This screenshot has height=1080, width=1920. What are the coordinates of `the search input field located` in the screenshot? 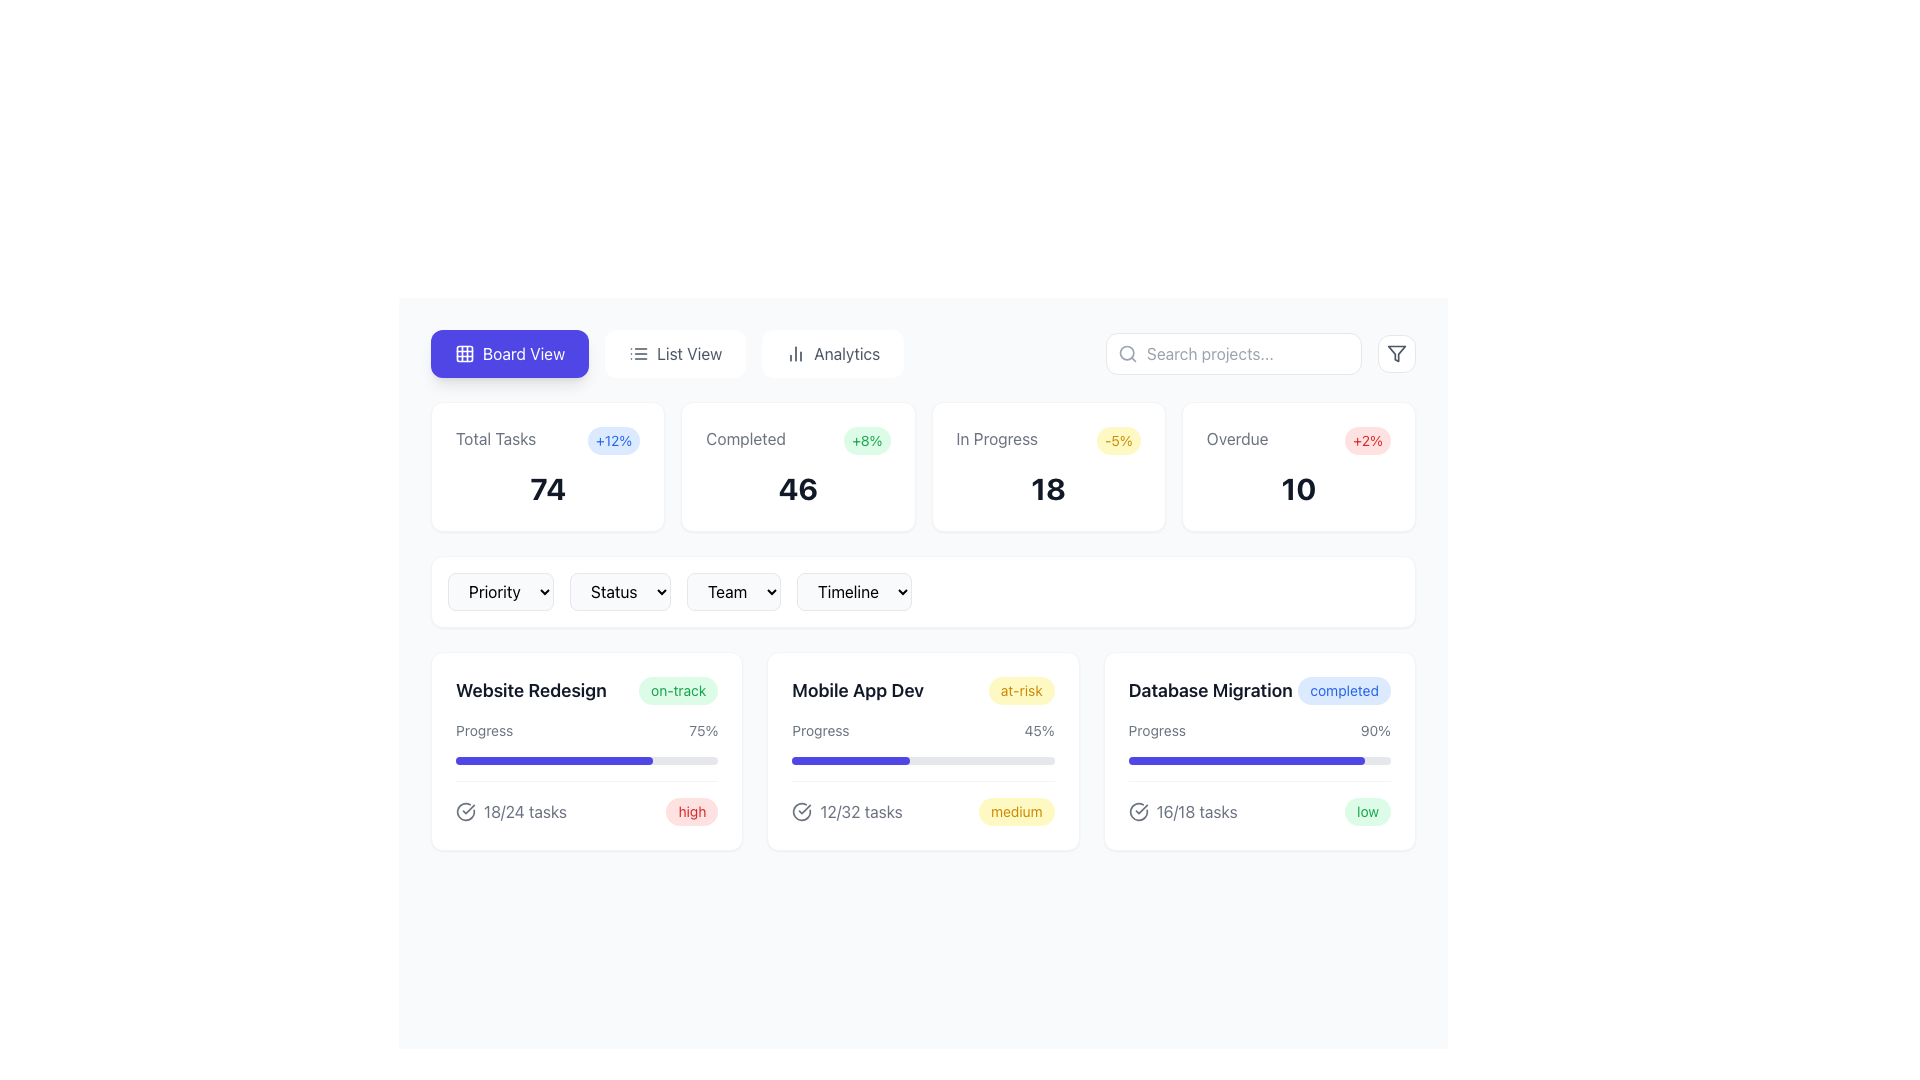 It's located at (1232, 353).